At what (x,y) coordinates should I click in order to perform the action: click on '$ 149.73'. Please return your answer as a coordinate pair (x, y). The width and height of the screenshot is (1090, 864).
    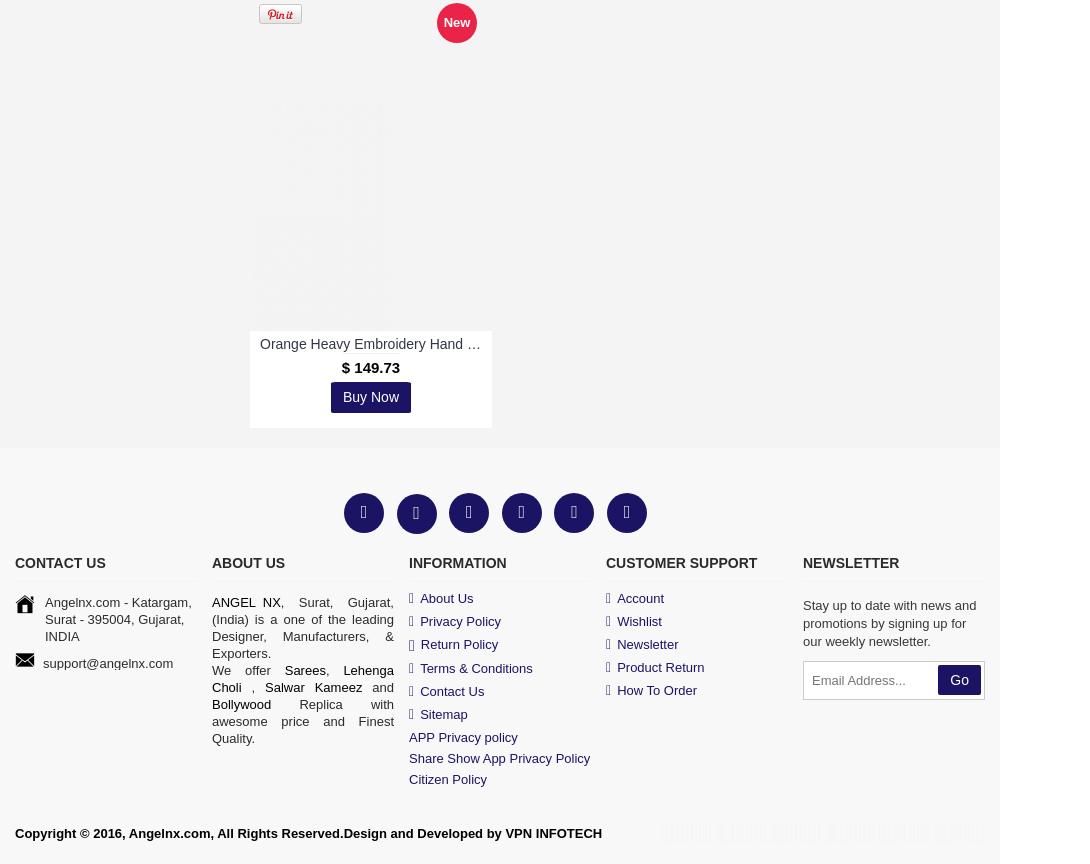
    Looking at the image, I should click on (369, 365).